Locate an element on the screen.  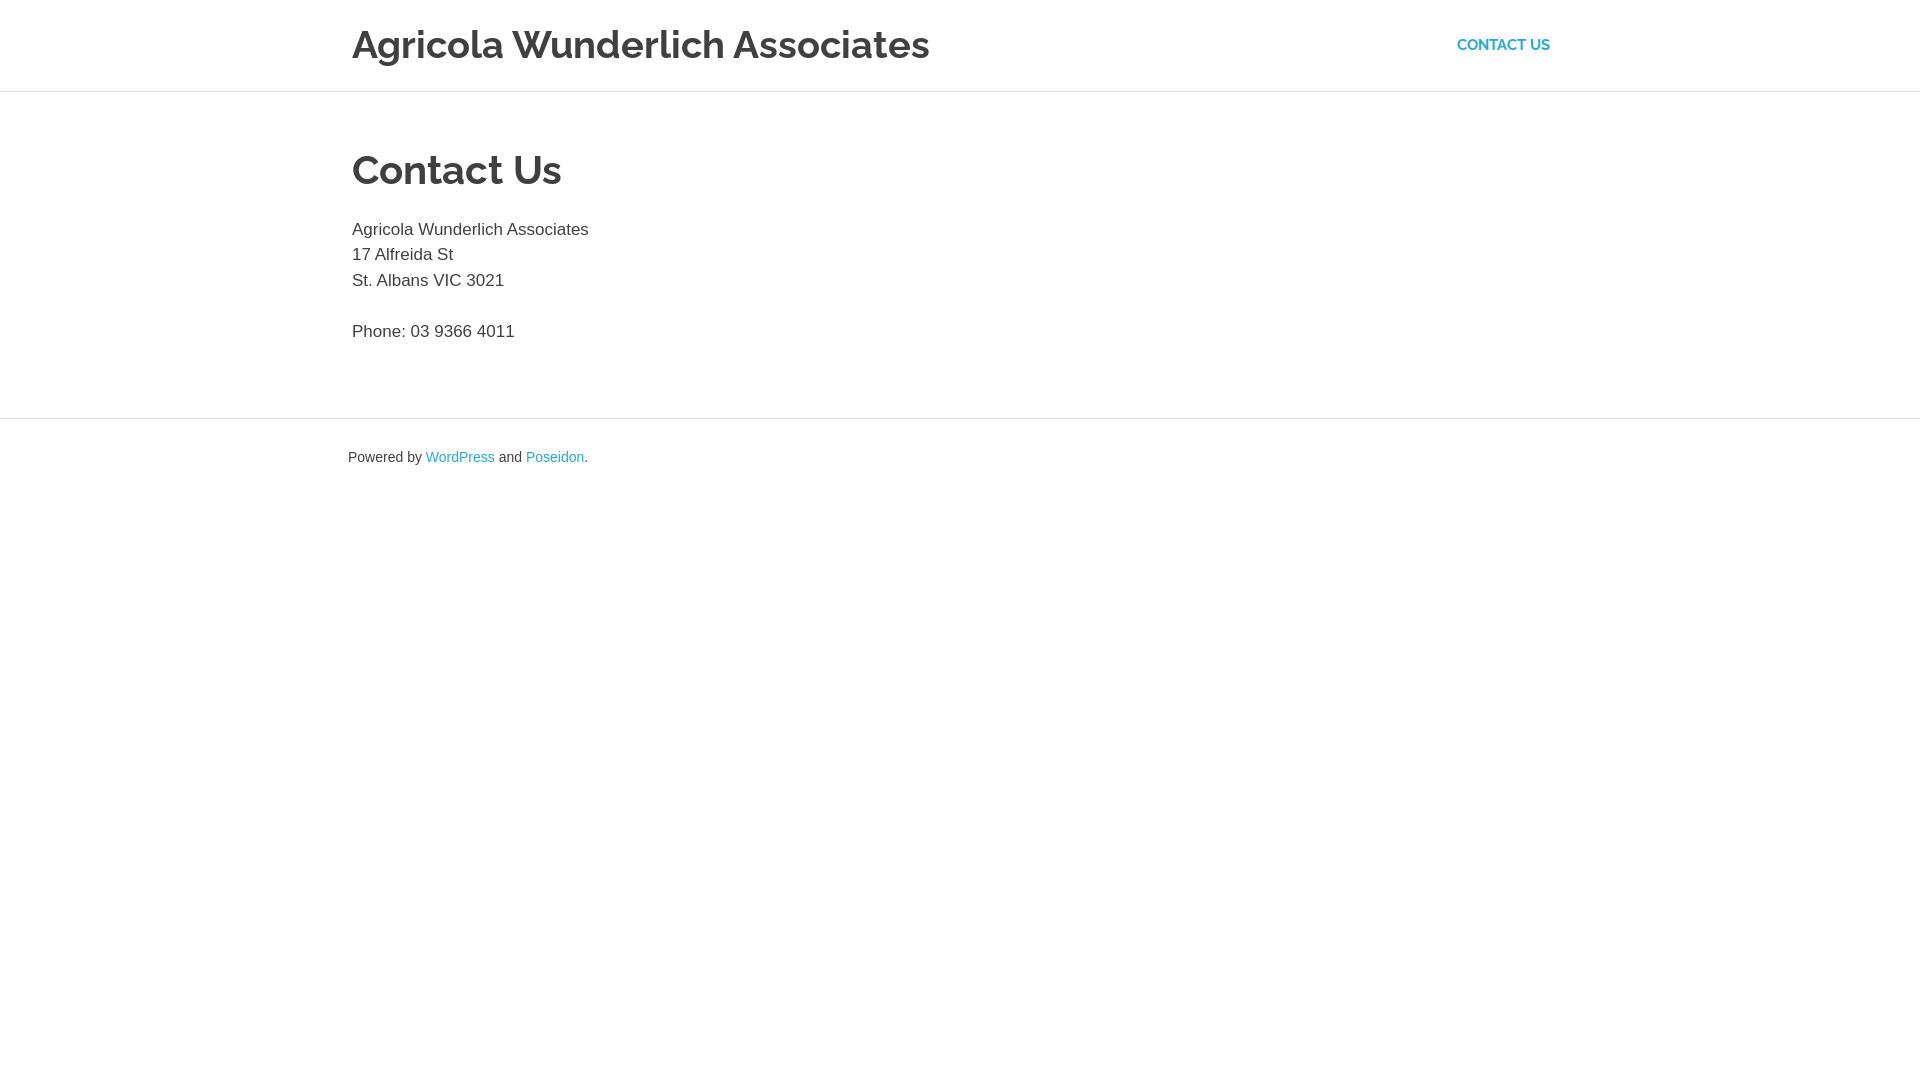
'Poseidon' is located at coordinates (555, 455).